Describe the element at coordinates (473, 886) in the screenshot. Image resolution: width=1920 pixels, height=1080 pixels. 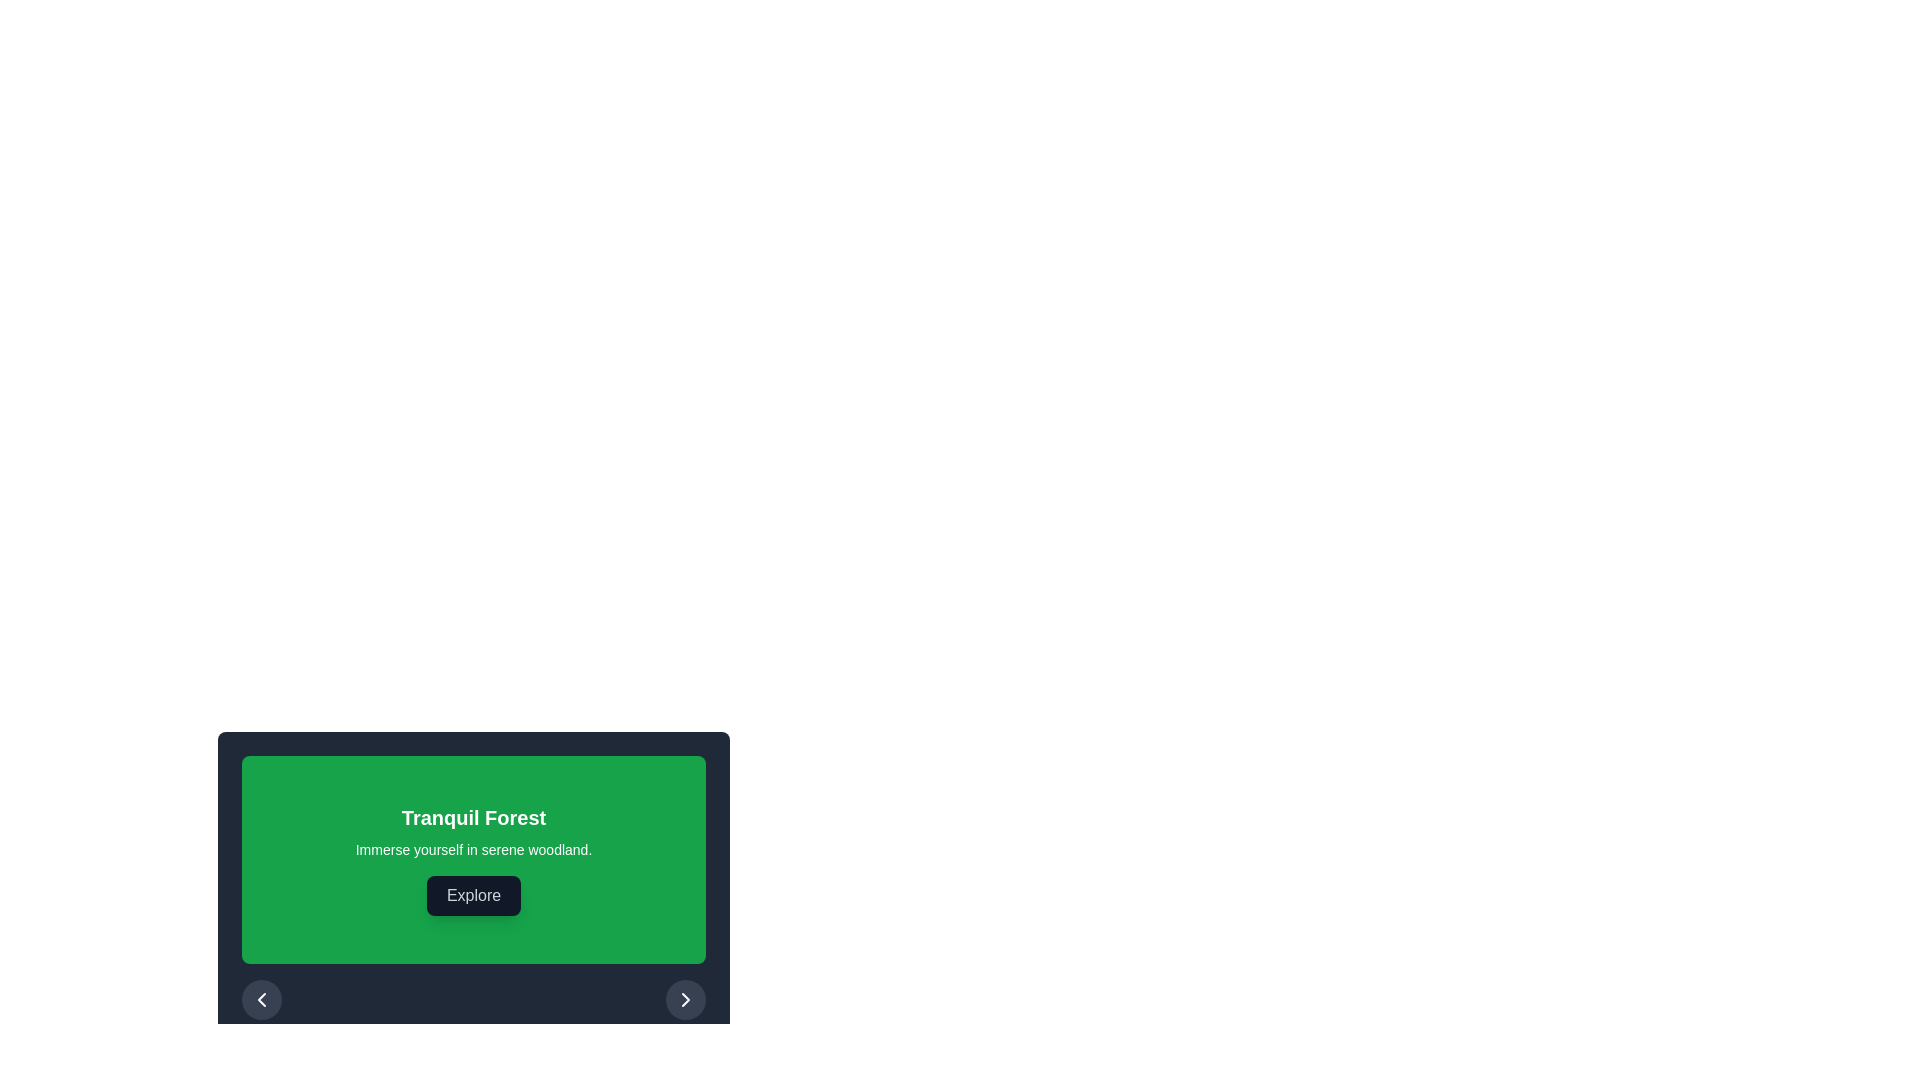
I see `descriptive text within the prominent dark-colored card that has a green background, white text headers, and a black 'Explore' button, located at the center of the display` at that location.